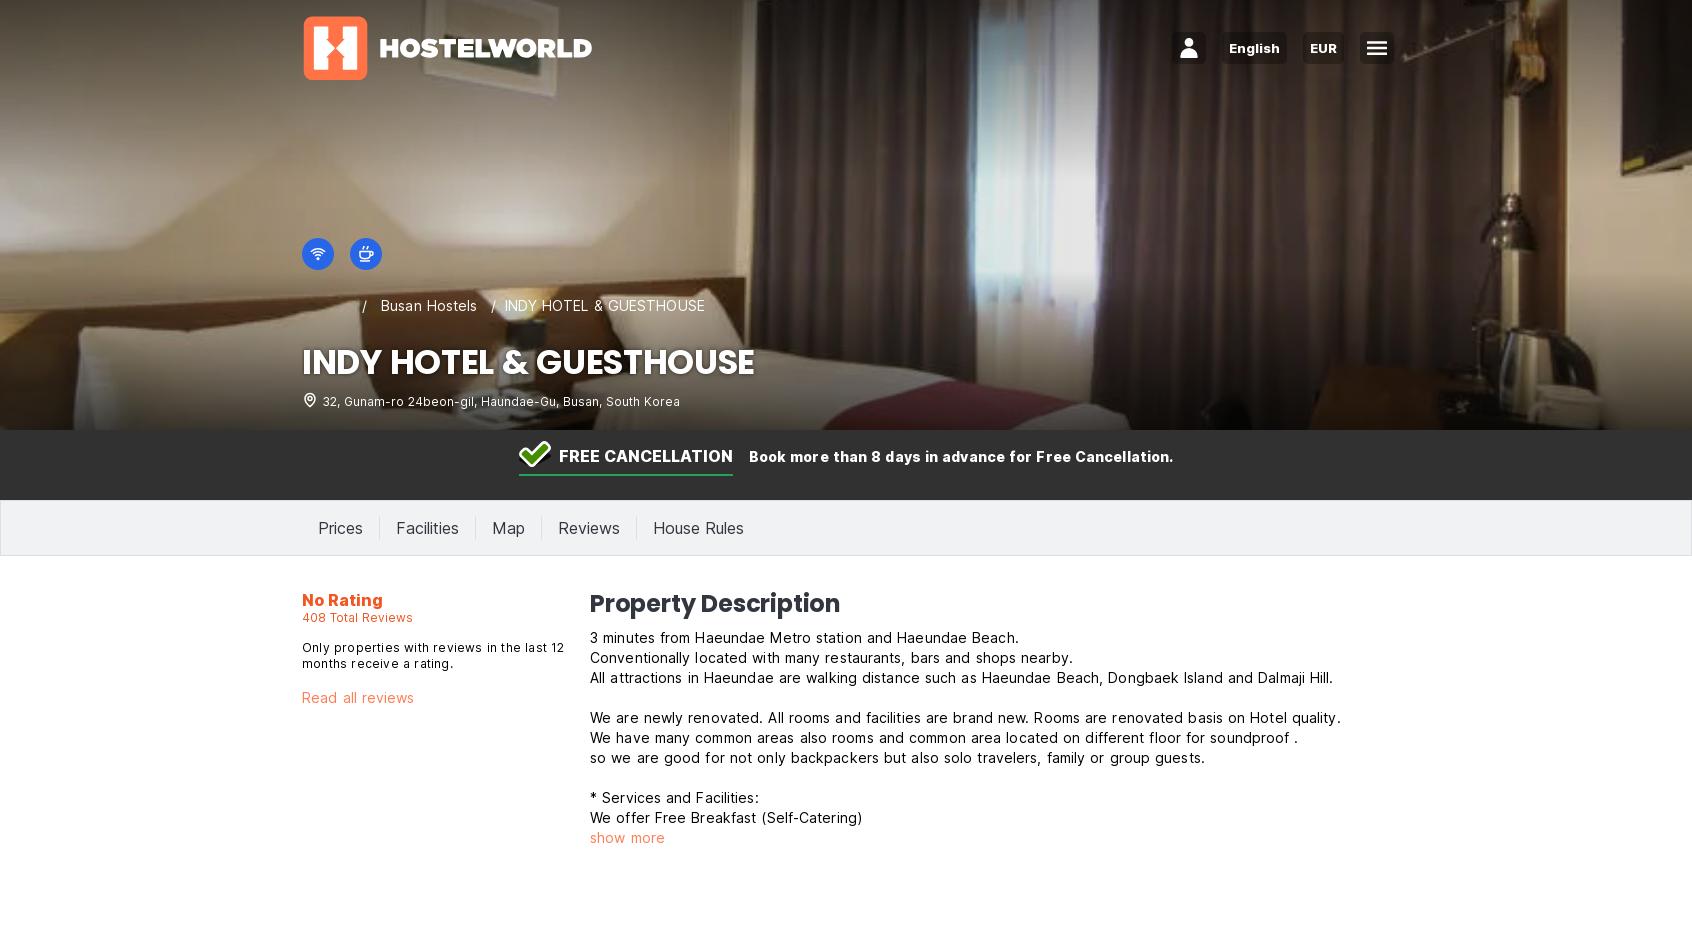 This screenshot has width=1692, height=947. What do you see at coordinates (964, 716) in the screenshot?
I see `'We are newly  renovated. All rooms and facilities are brand new.  Rooms are  renovated basis on Hotel quality.'` at bounding box center [964, 716].